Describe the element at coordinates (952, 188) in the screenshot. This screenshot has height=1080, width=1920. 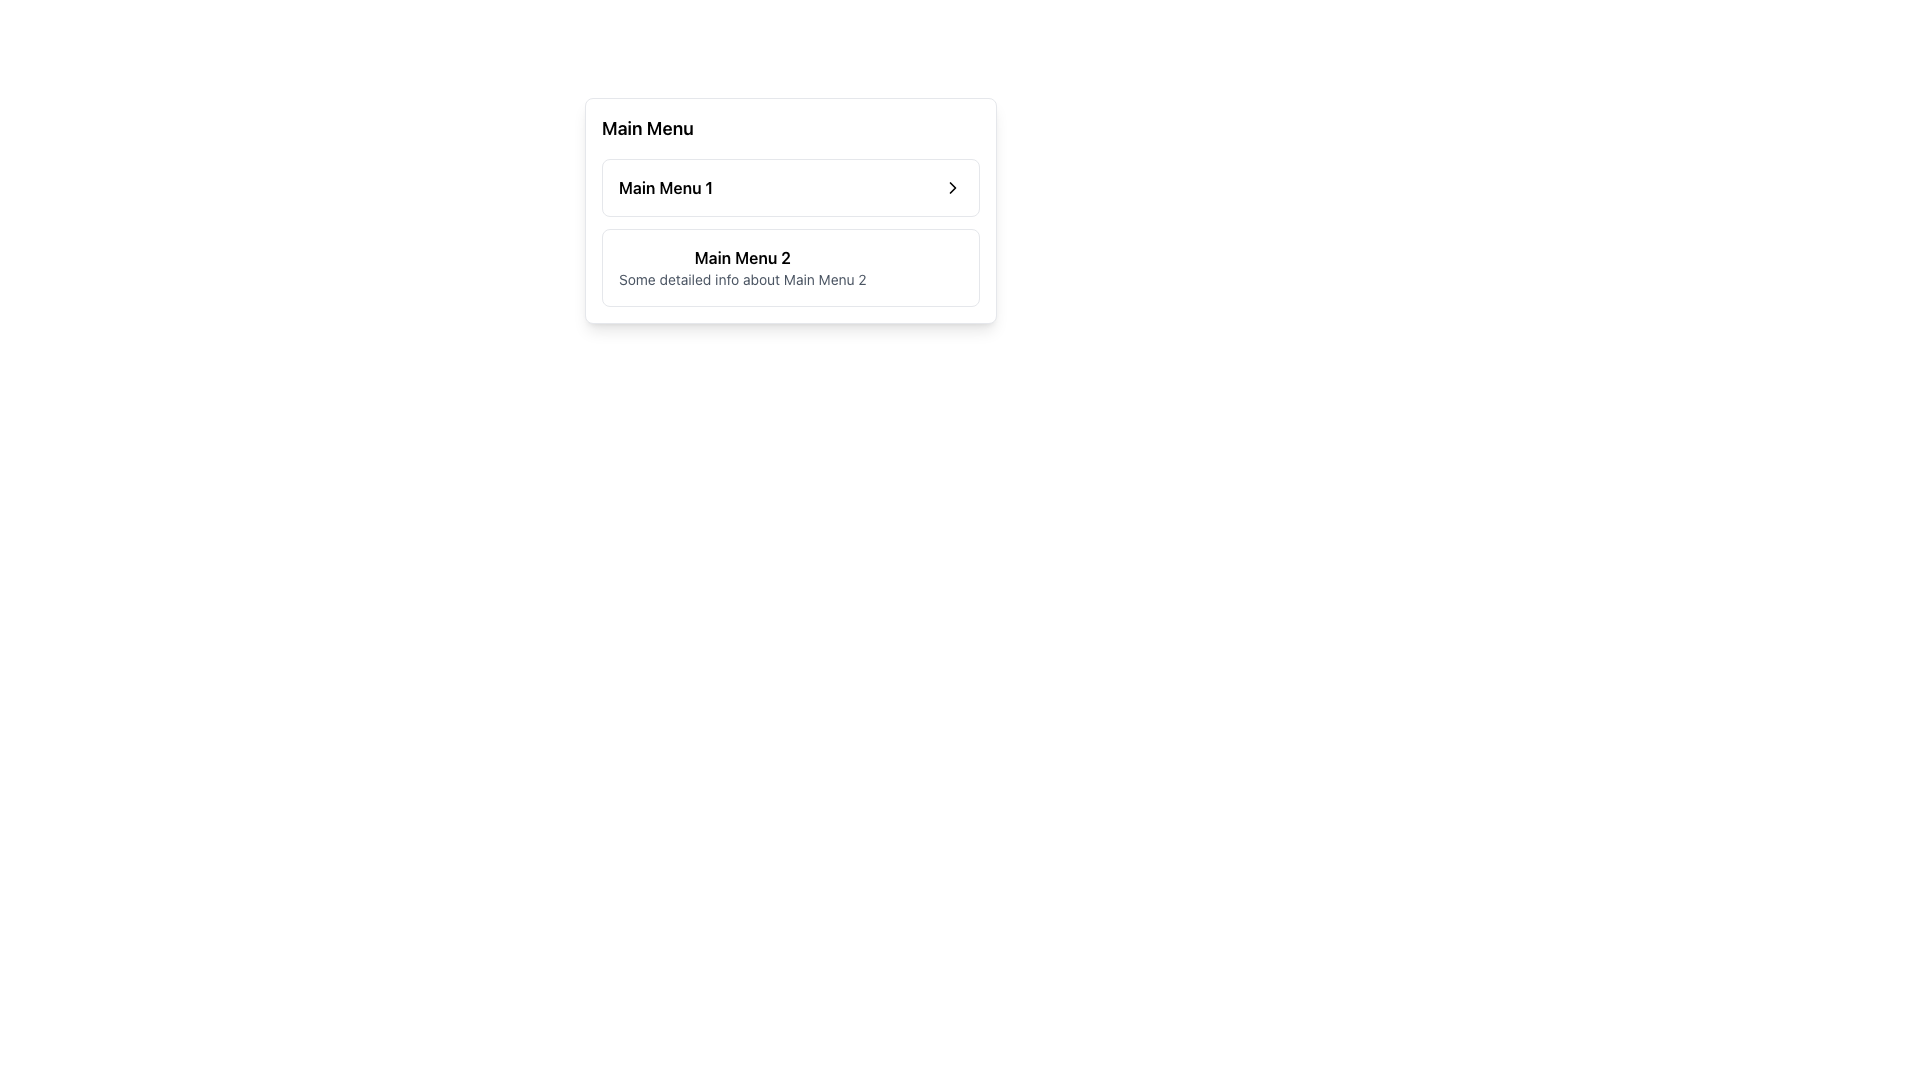
I see `the right-facing chevron icon of the 'Main Menu 1' entry to receive visual feedback or tooltip` at that location.